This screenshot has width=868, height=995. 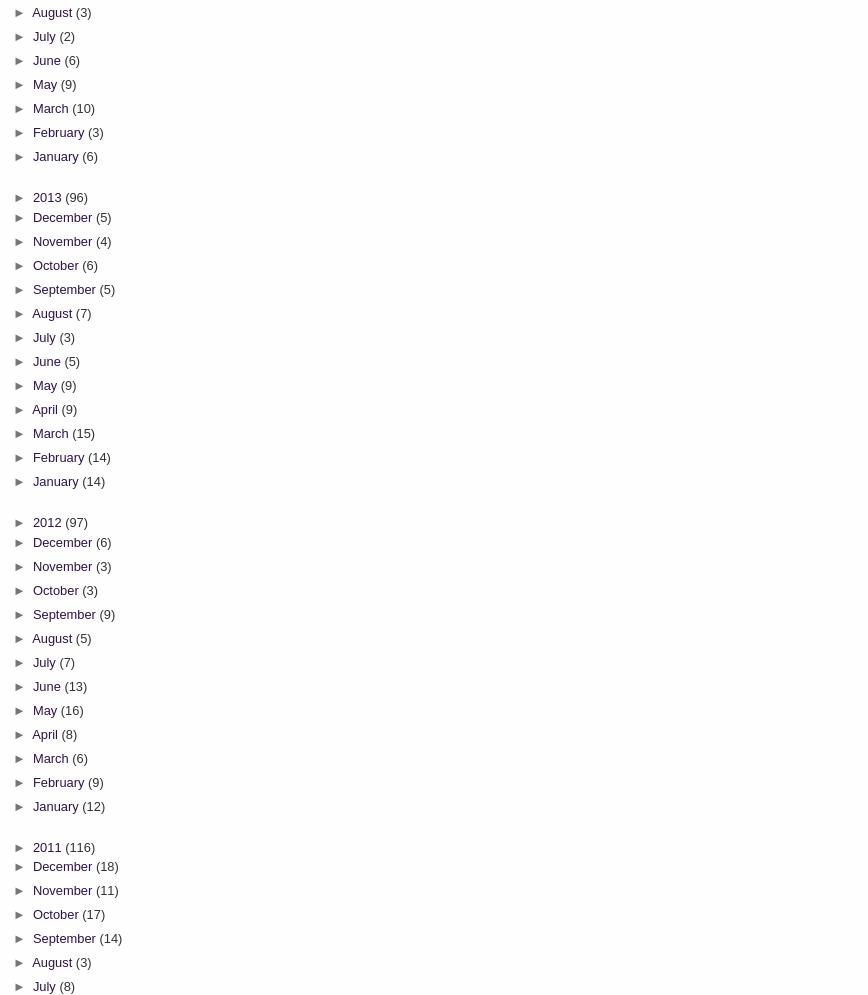 What do you see at coordinates (94, 866) in the screenshot?
I see `'(18)'` at bounding box center [94, 866].